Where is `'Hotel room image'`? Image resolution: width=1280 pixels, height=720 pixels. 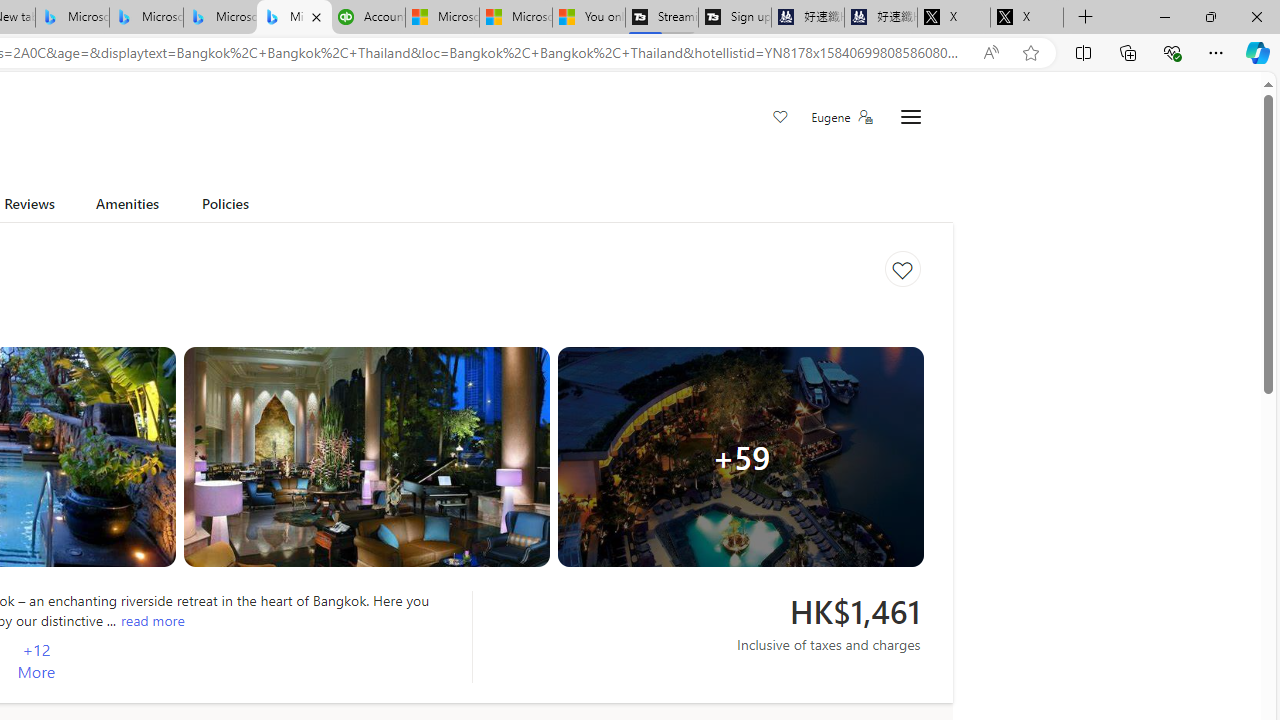 'Hotel room image' is located at coordinates (366, 457).